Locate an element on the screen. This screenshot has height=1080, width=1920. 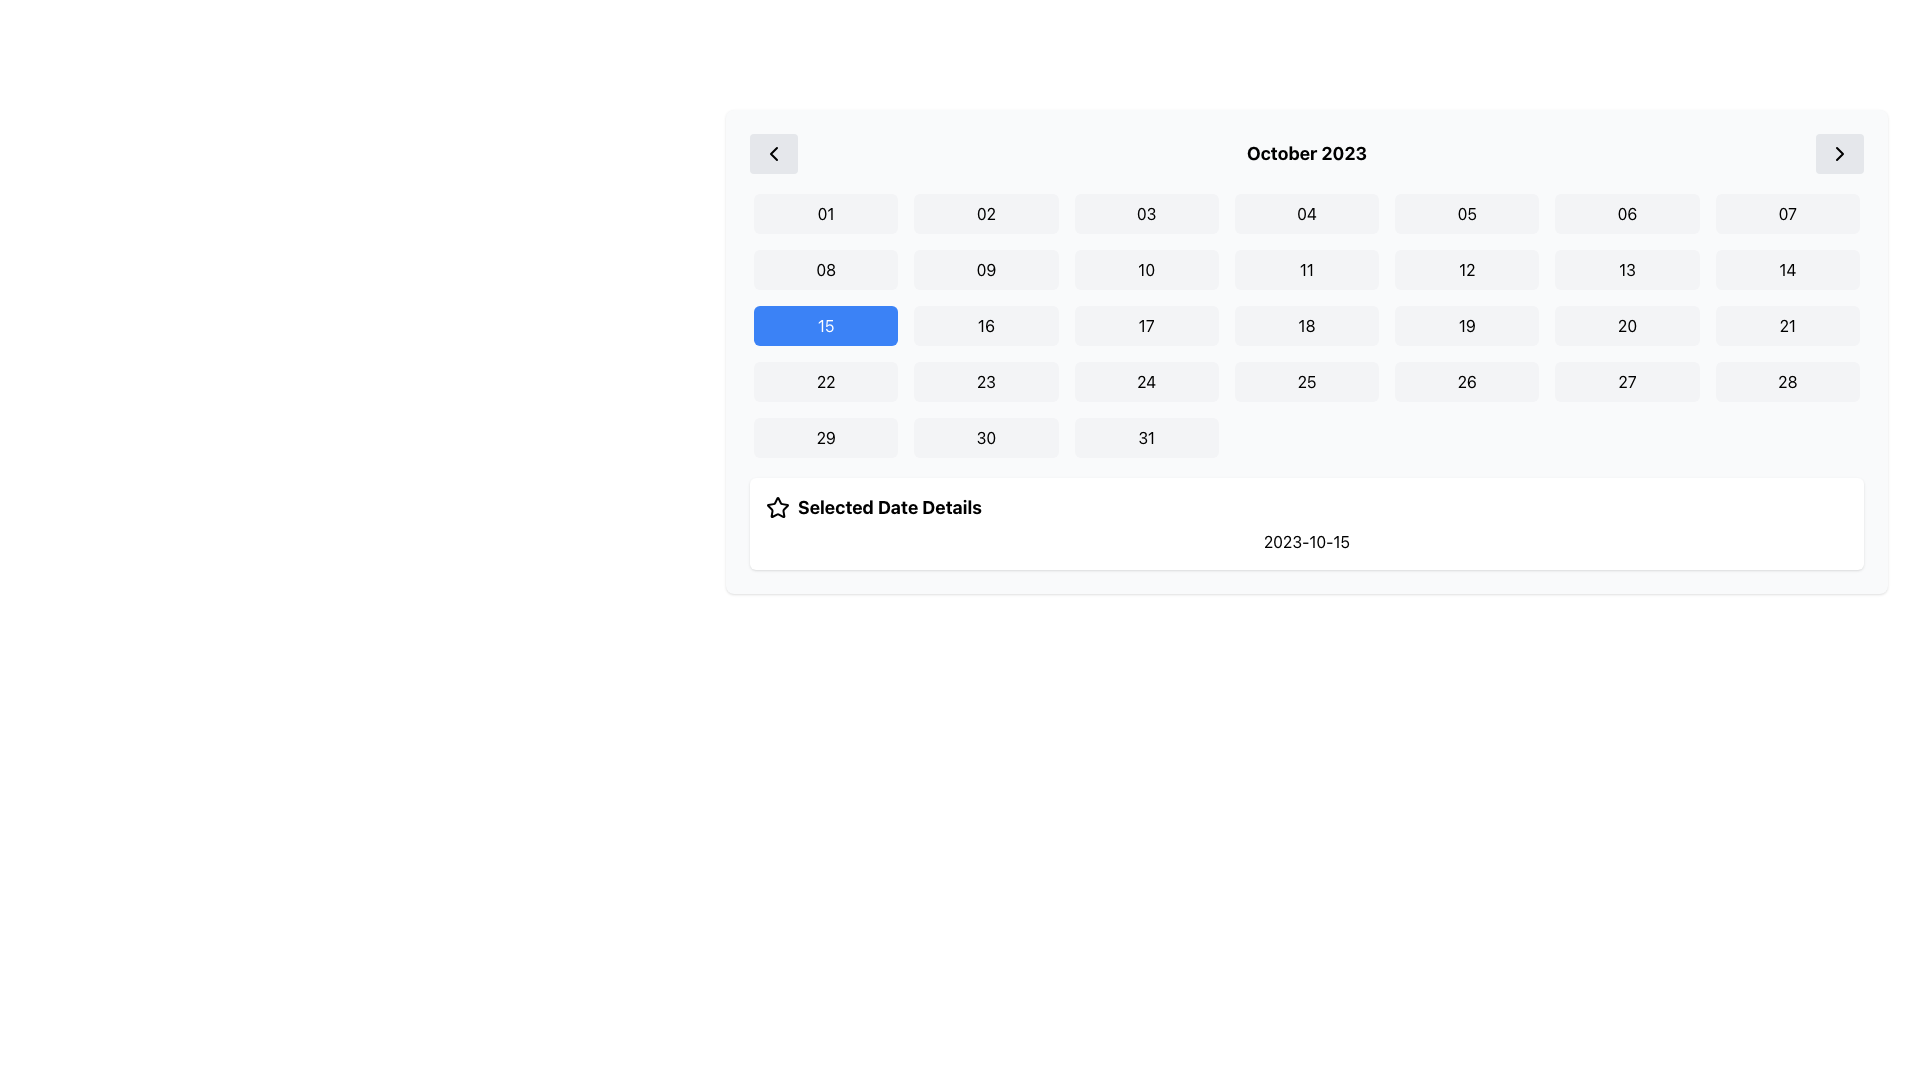
the decorative star icon located in the bottom right corner of the interface, which indicates a favorite selection or rating point is located at coordinates (776, 506).